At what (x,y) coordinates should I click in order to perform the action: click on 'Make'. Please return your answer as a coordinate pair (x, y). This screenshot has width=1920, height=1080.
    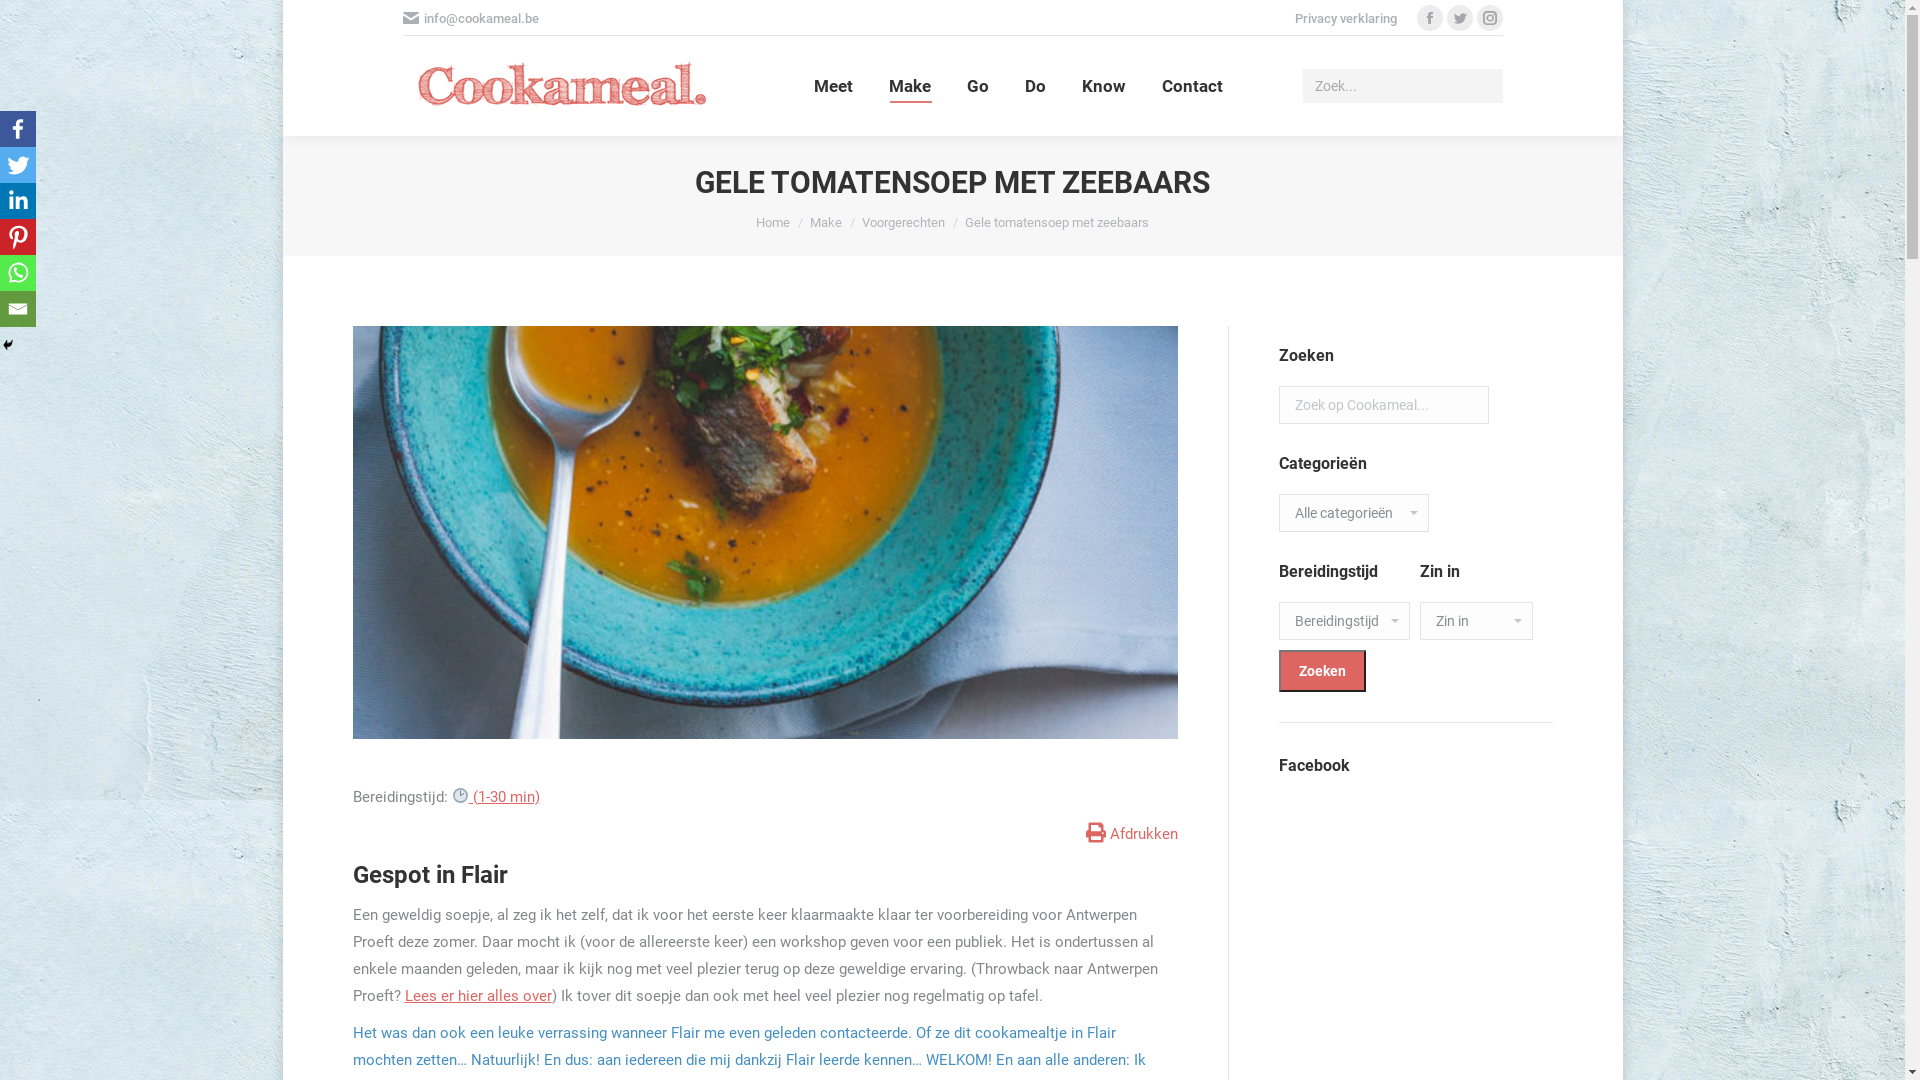
    Looking at the image, I should click on (909, 84).